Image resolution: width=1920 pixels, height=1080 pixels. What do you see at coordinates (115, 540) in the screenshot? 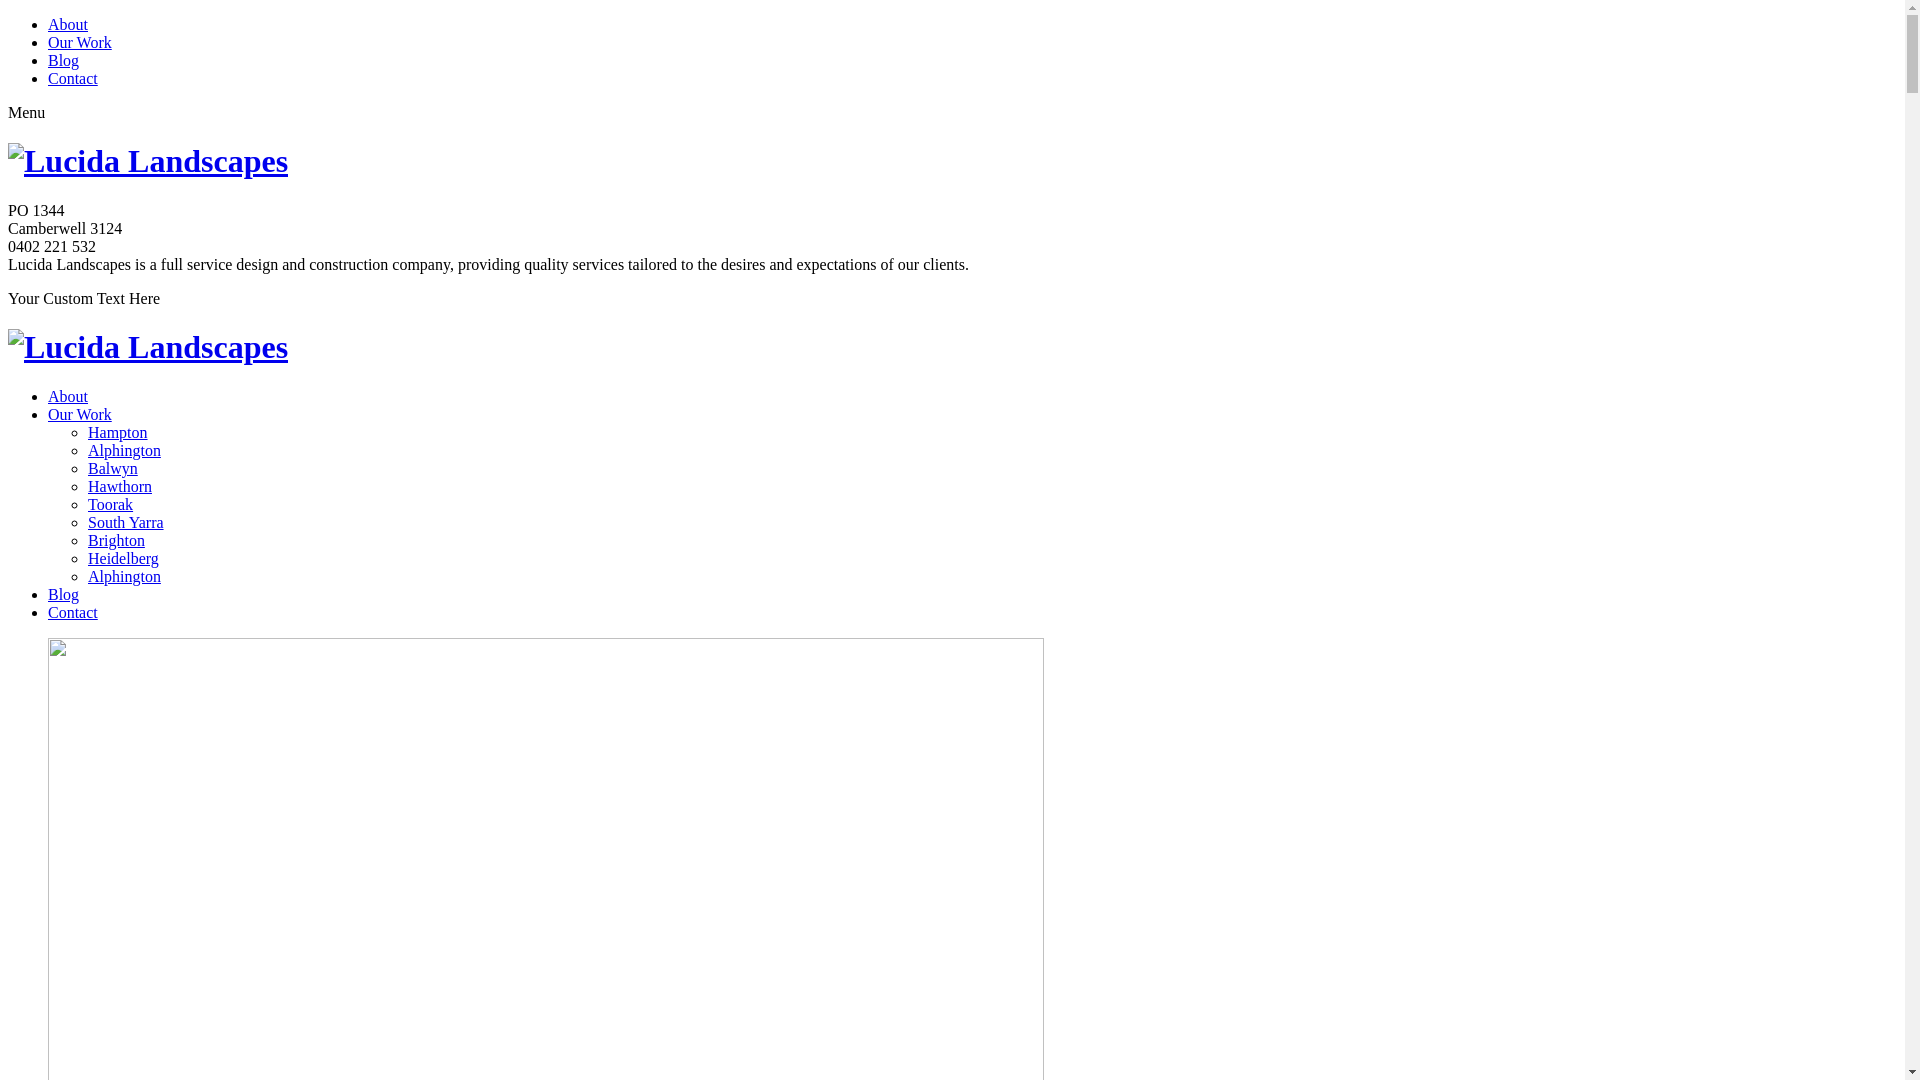
I see `'Brighton'` at bounding box center [115, 540].